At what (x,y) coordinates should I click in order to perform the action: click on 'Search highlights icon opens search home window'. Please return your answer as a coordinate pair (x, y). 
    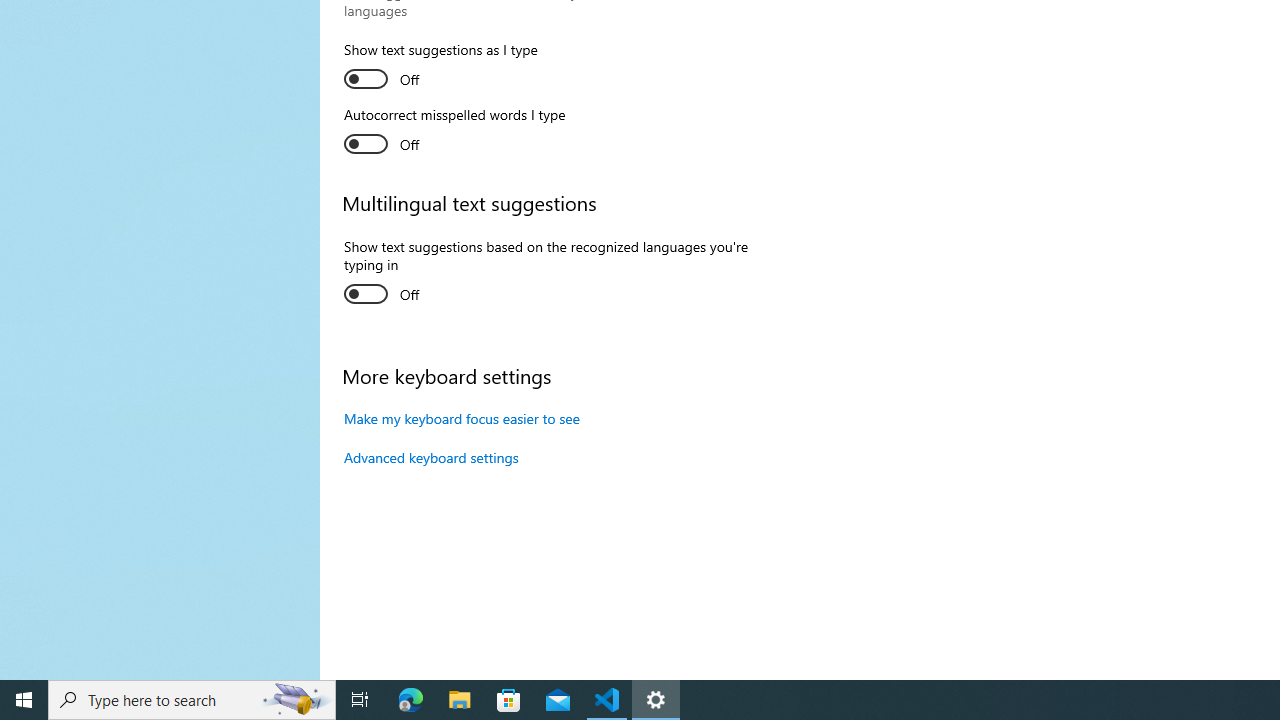
    Looking at the image, I should click on (294, 698).